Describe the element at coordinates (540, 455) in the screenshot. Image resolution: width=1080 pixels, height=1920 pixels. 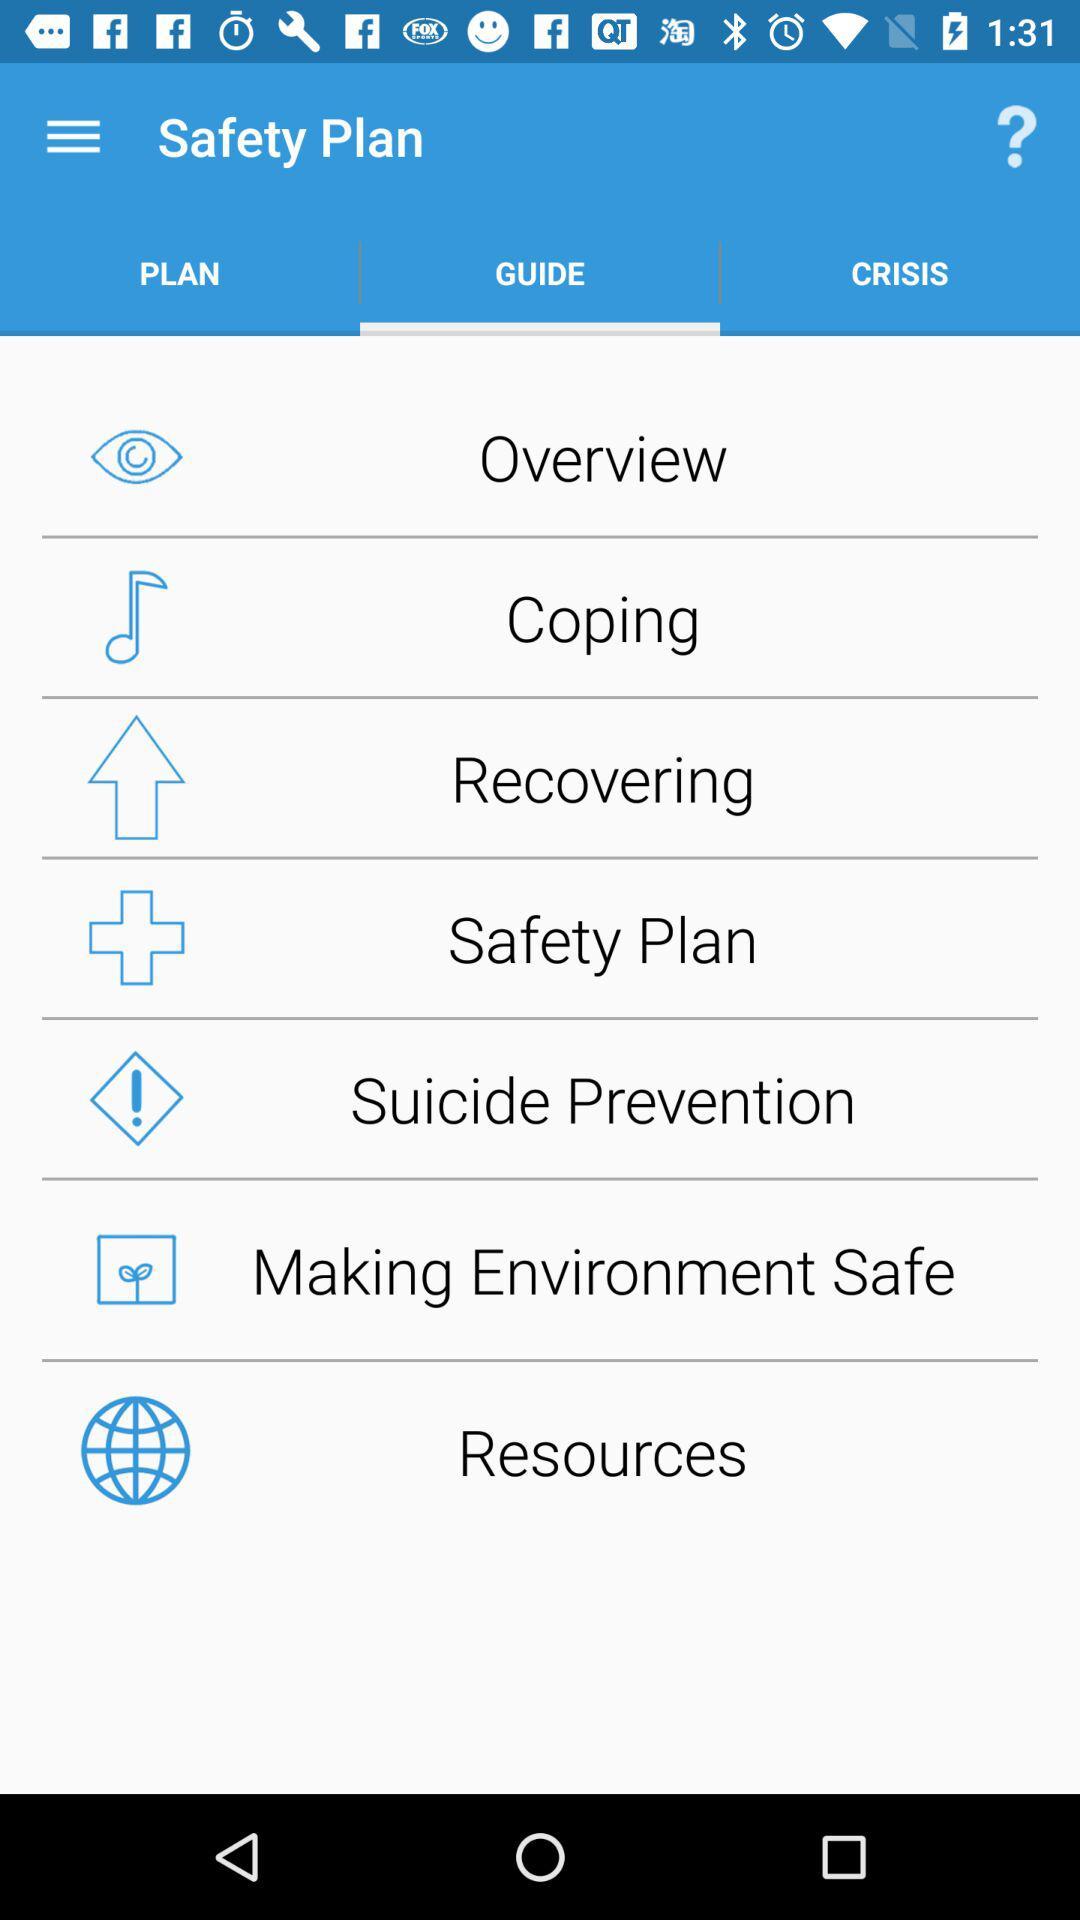
I see `the app below plan app` at that location.